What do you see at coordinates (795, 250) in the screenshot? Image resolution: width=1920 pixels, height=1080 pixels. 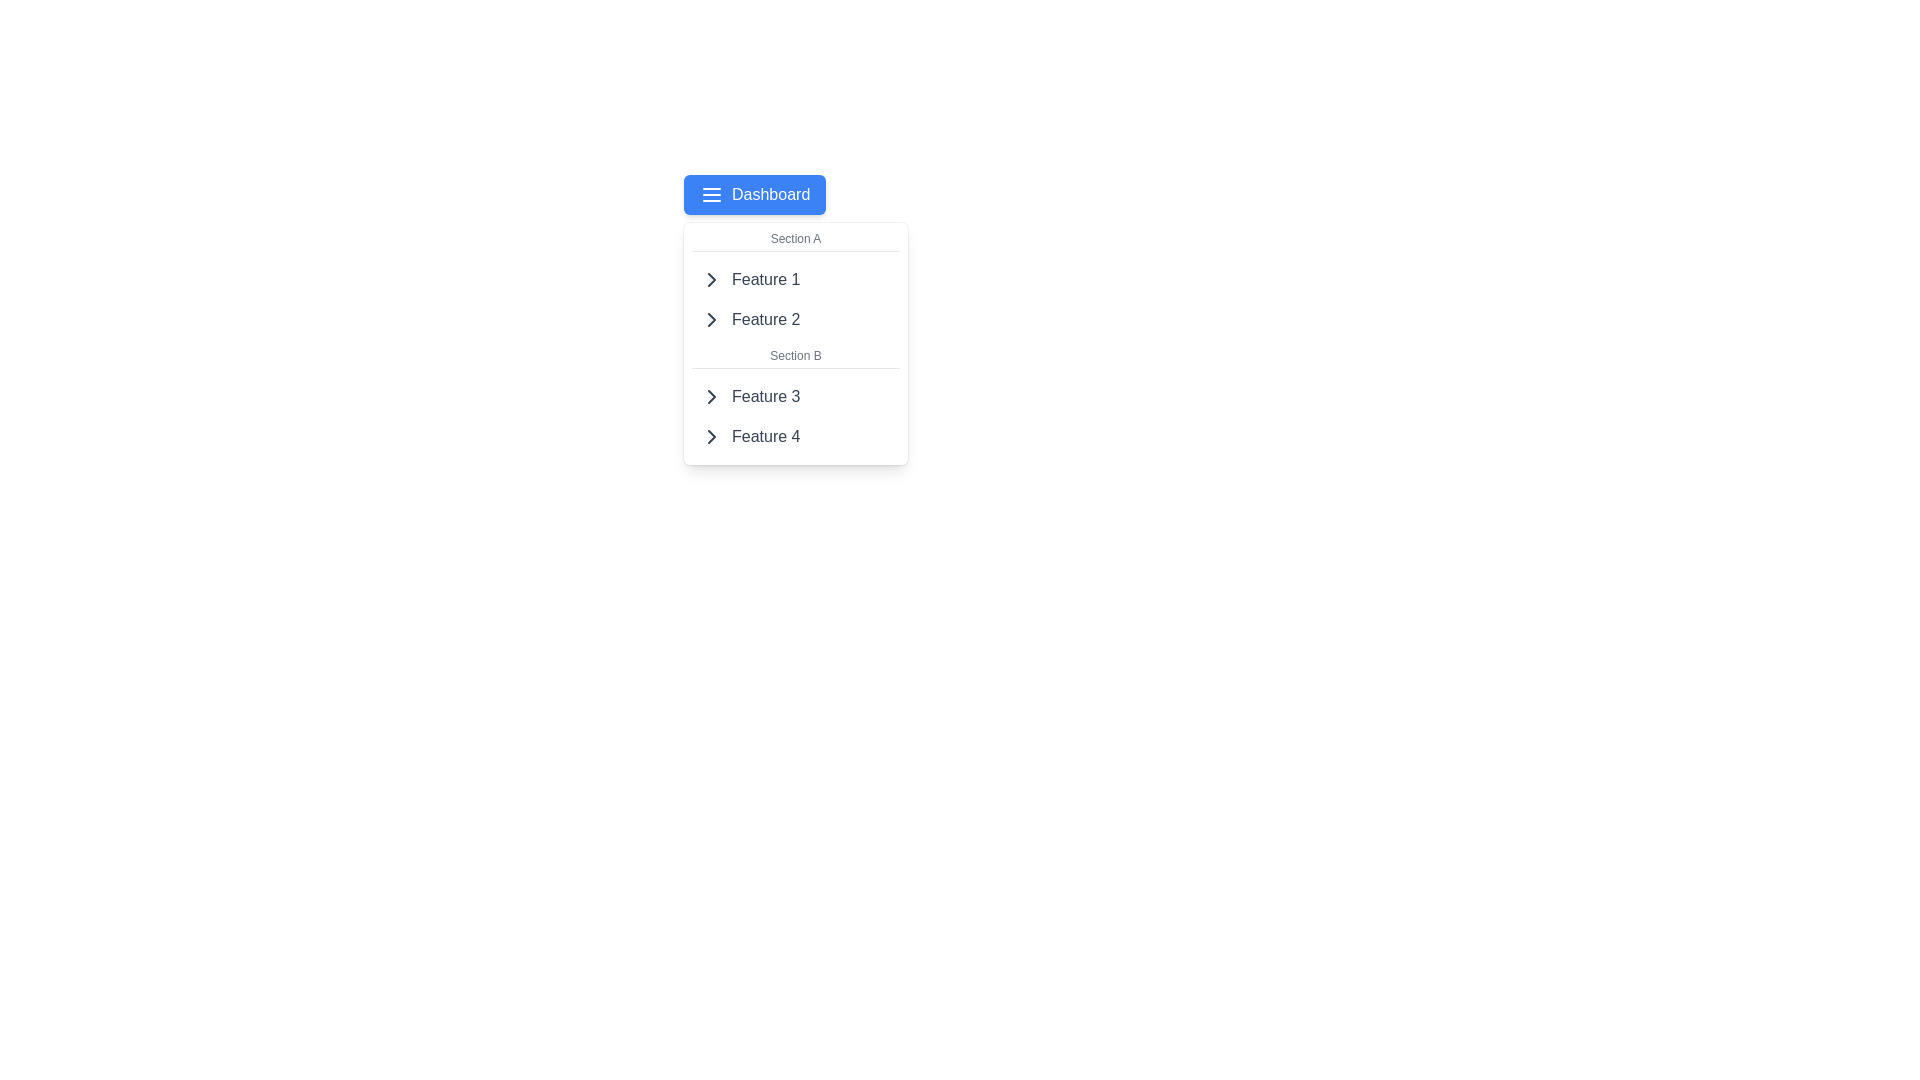 I see `the thin horizontal divider line located beneath the 'Section A' header, which visually separates it from the listed items 'Feature 1' and 'Feature 2'` at bounding box center [795, 250].